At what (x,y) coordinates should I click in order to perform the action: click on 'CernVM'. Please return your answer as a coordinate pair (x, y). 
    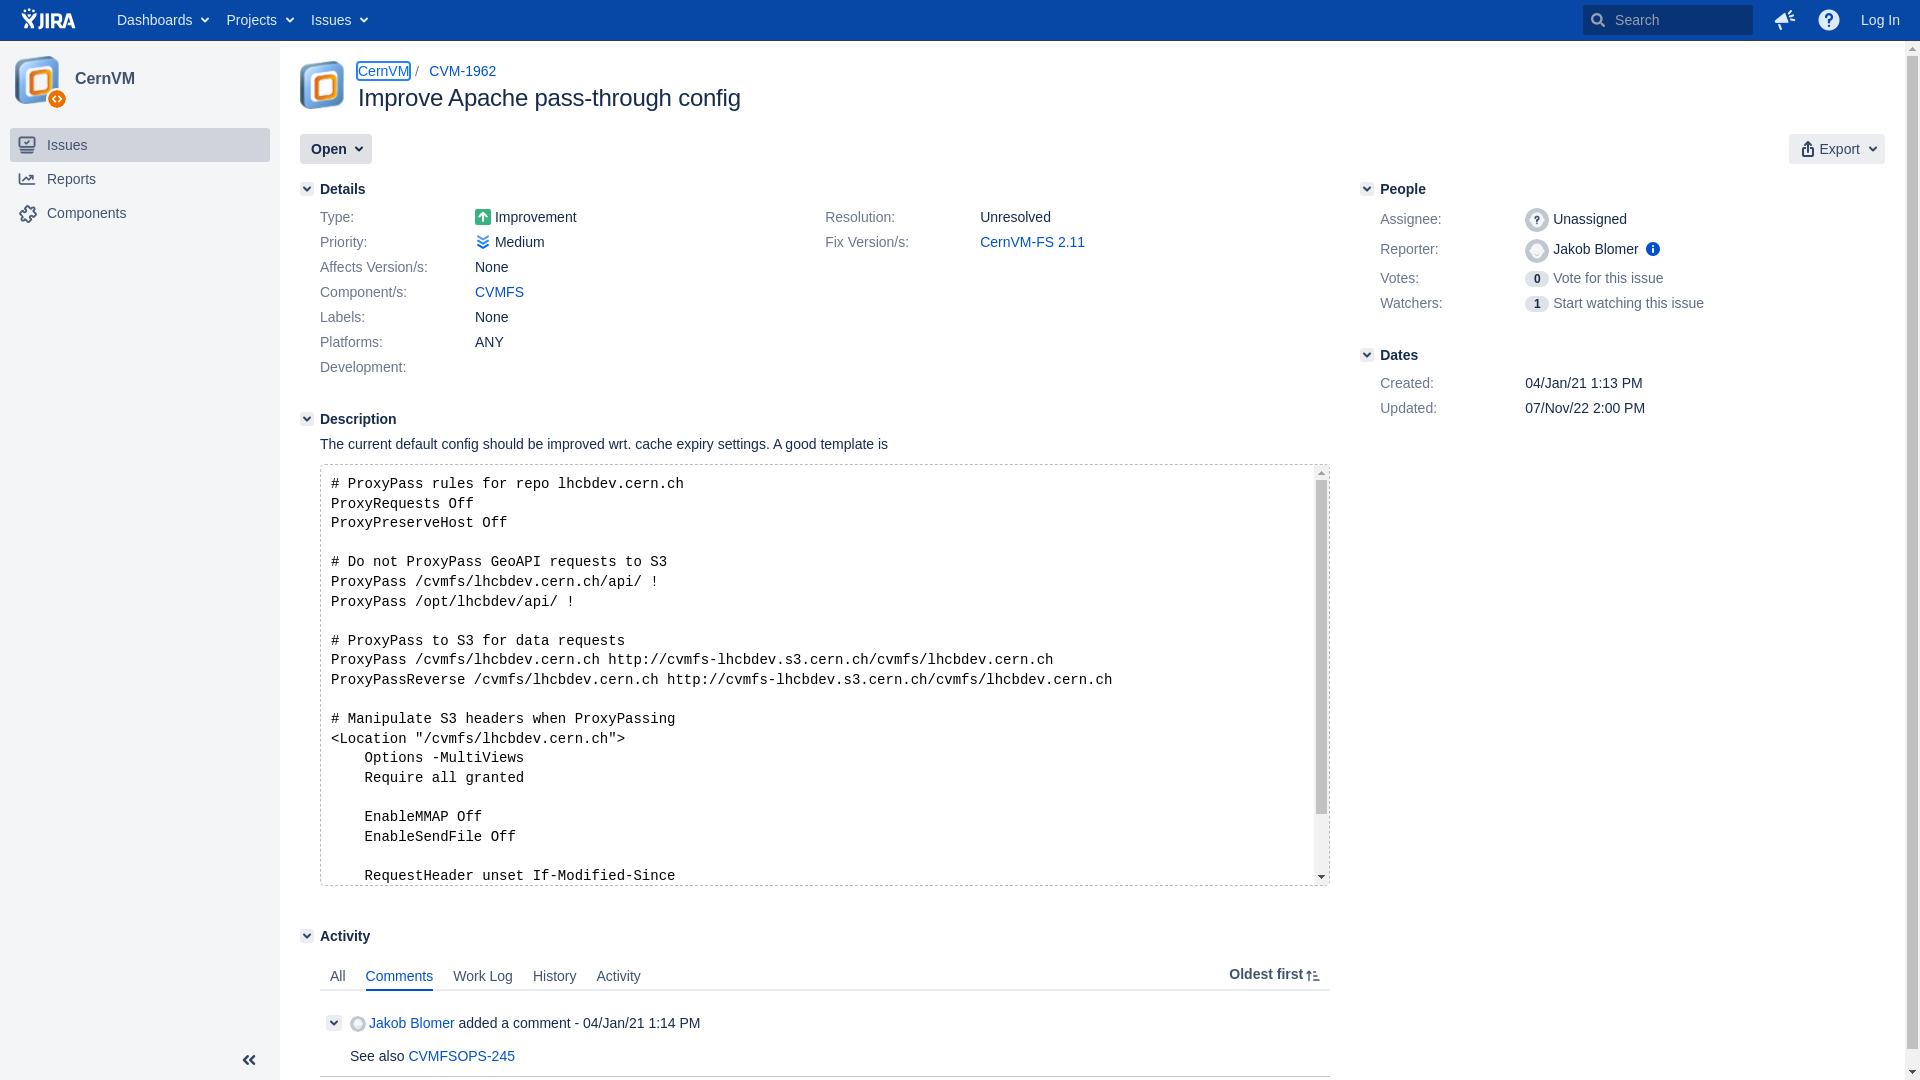
    Looking at the image, I should click on (358, 69).